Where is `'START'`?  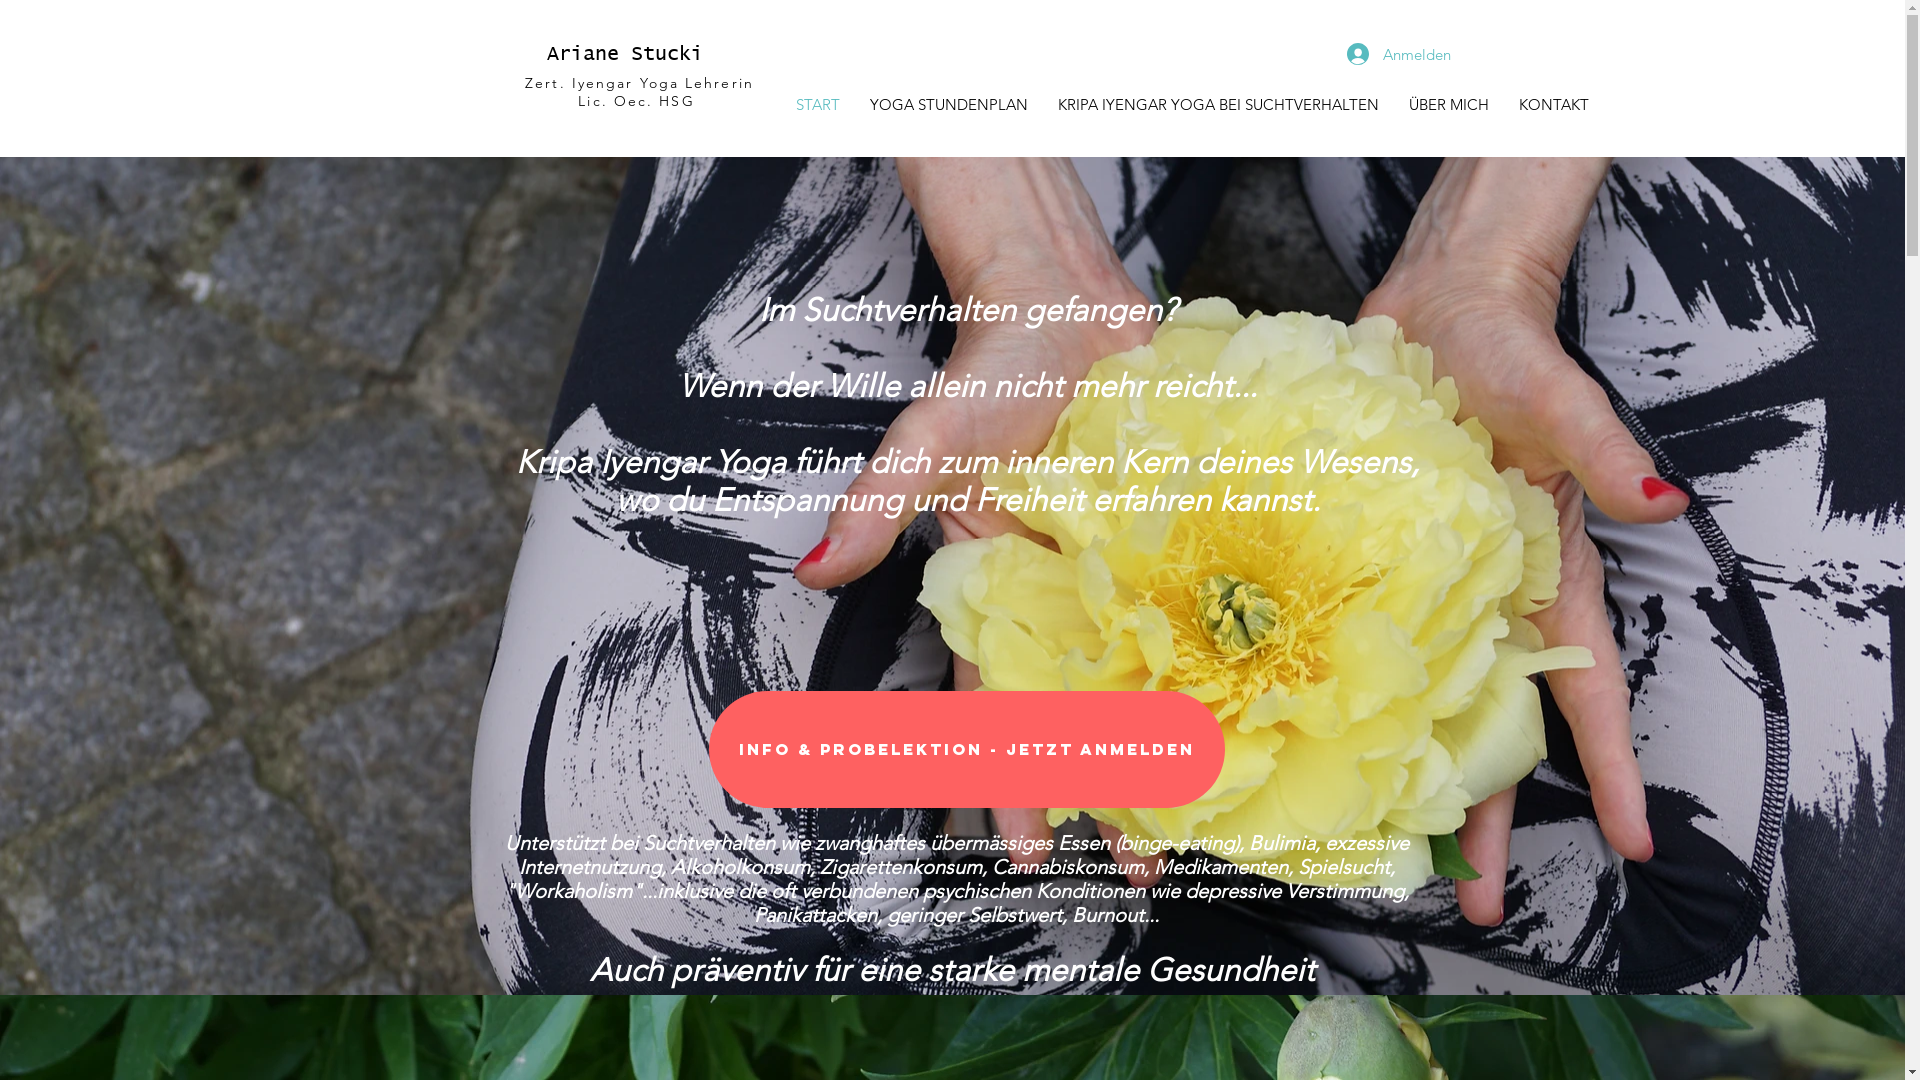 'START' is located at coordinates (816, 104).